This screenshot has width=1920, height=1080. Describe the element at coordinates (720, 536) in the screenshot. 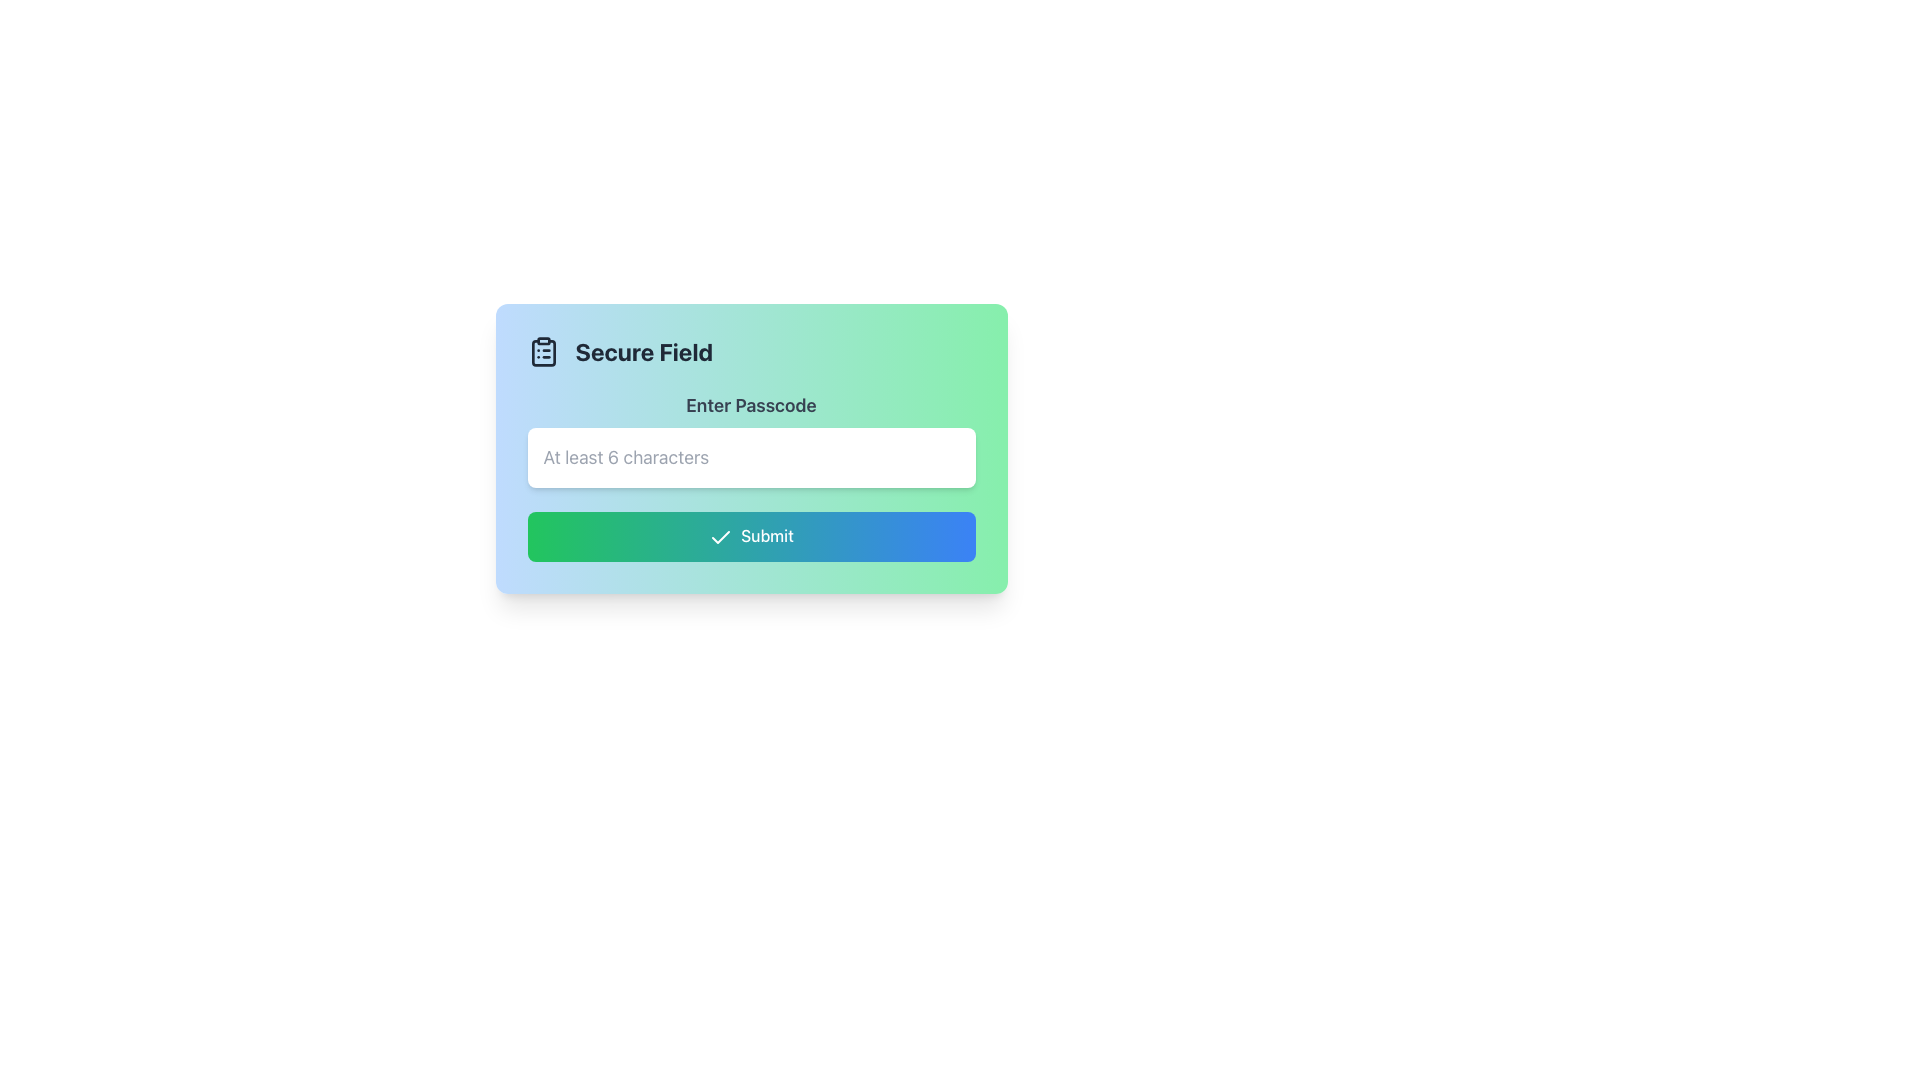

I see `the checkmark icon located near the left edge of the 'Submit' button, which enhances the visual feedback of the button's purpose` at that location.